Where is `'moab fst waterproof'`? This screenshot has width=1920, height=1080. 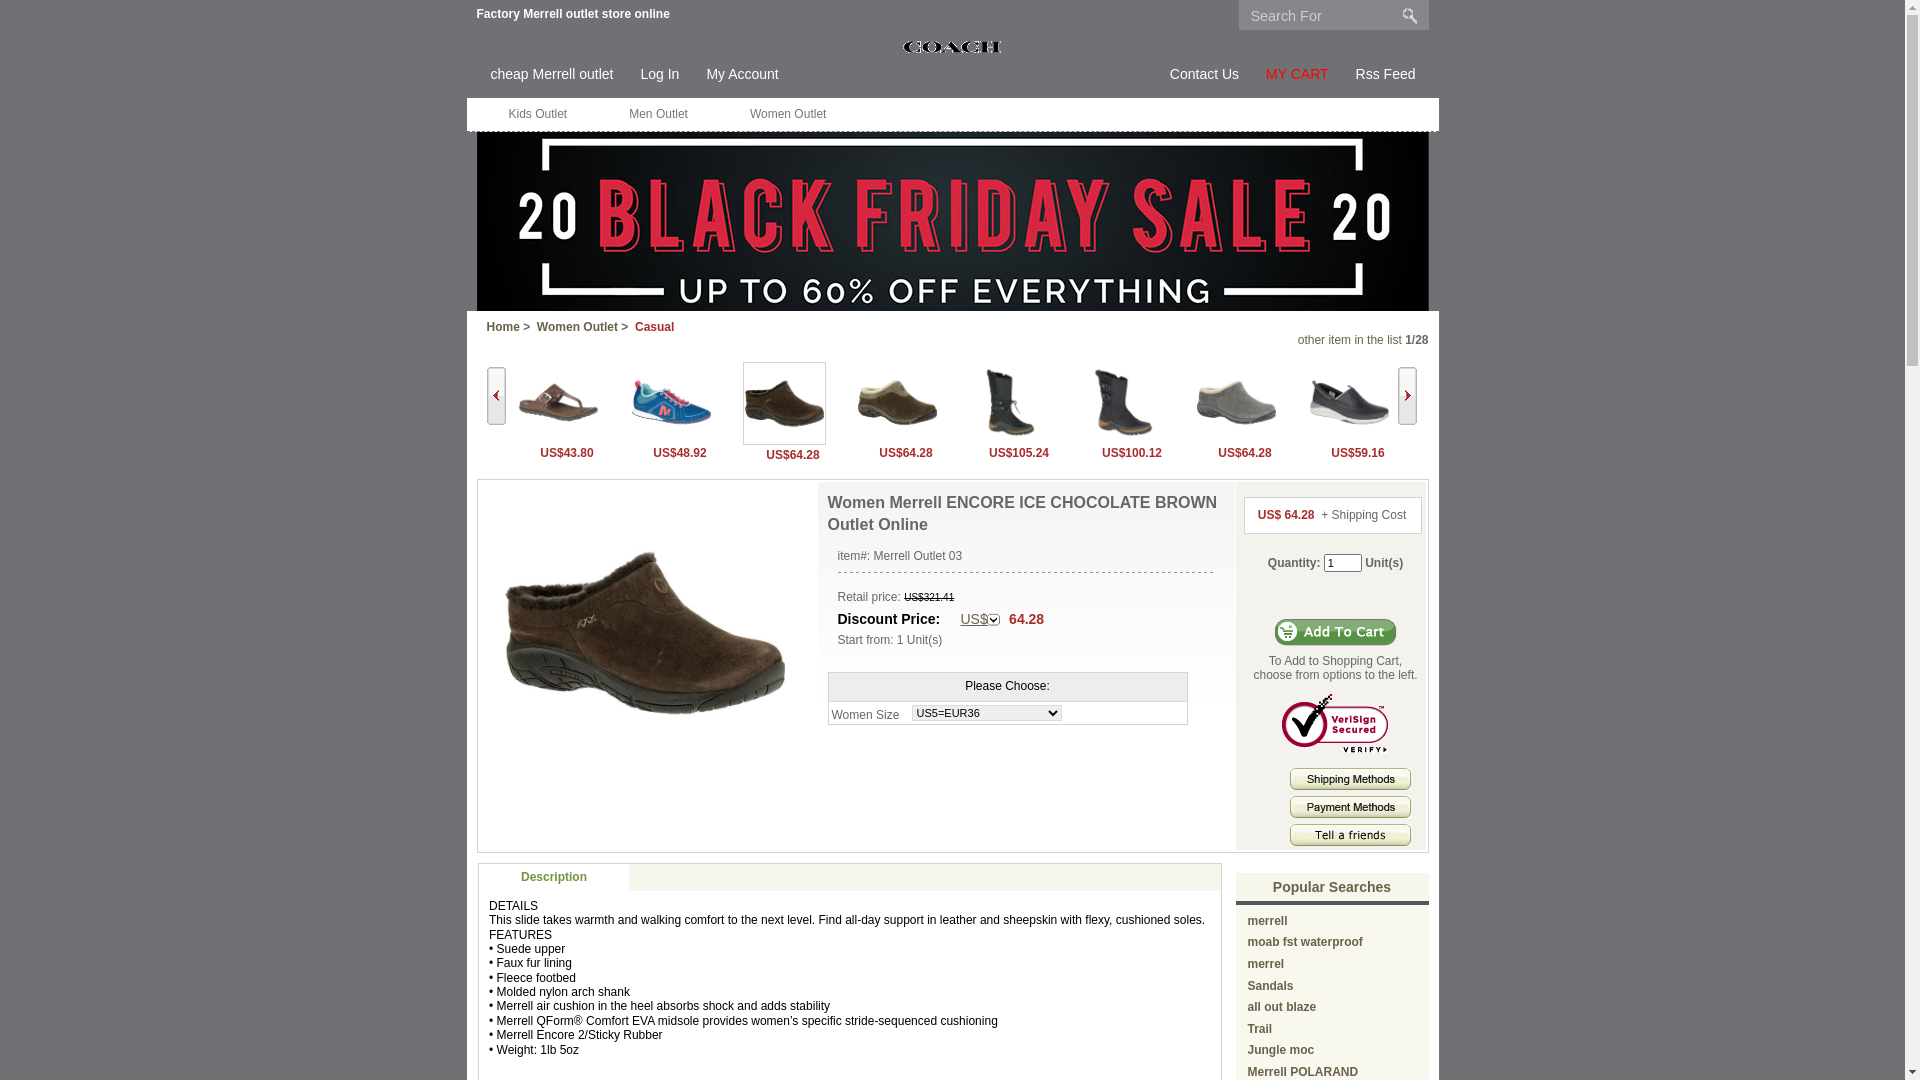 'moab fst waterproof' is located at coordinates (1305, 941).